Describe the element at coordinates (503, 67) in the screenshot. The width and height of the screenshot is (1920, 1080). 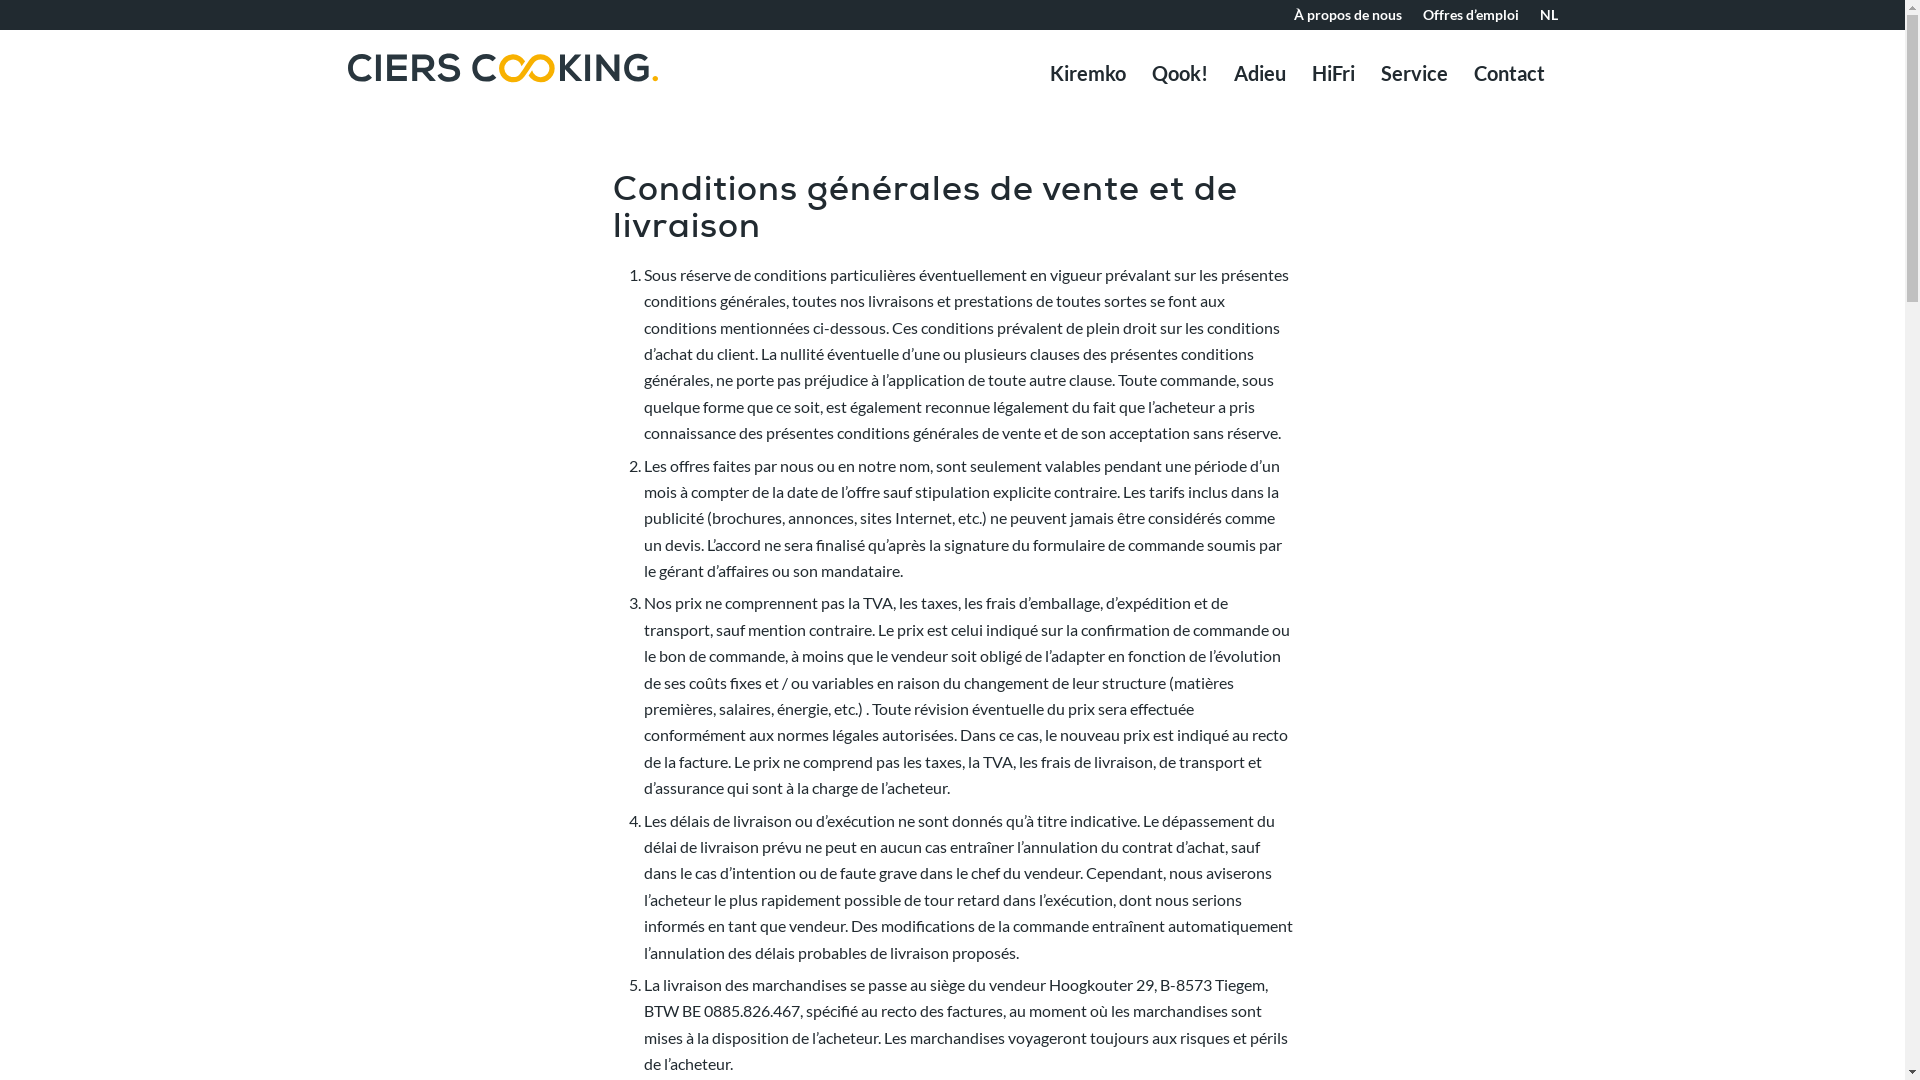
I see `'ciers-cooking'` at that location.